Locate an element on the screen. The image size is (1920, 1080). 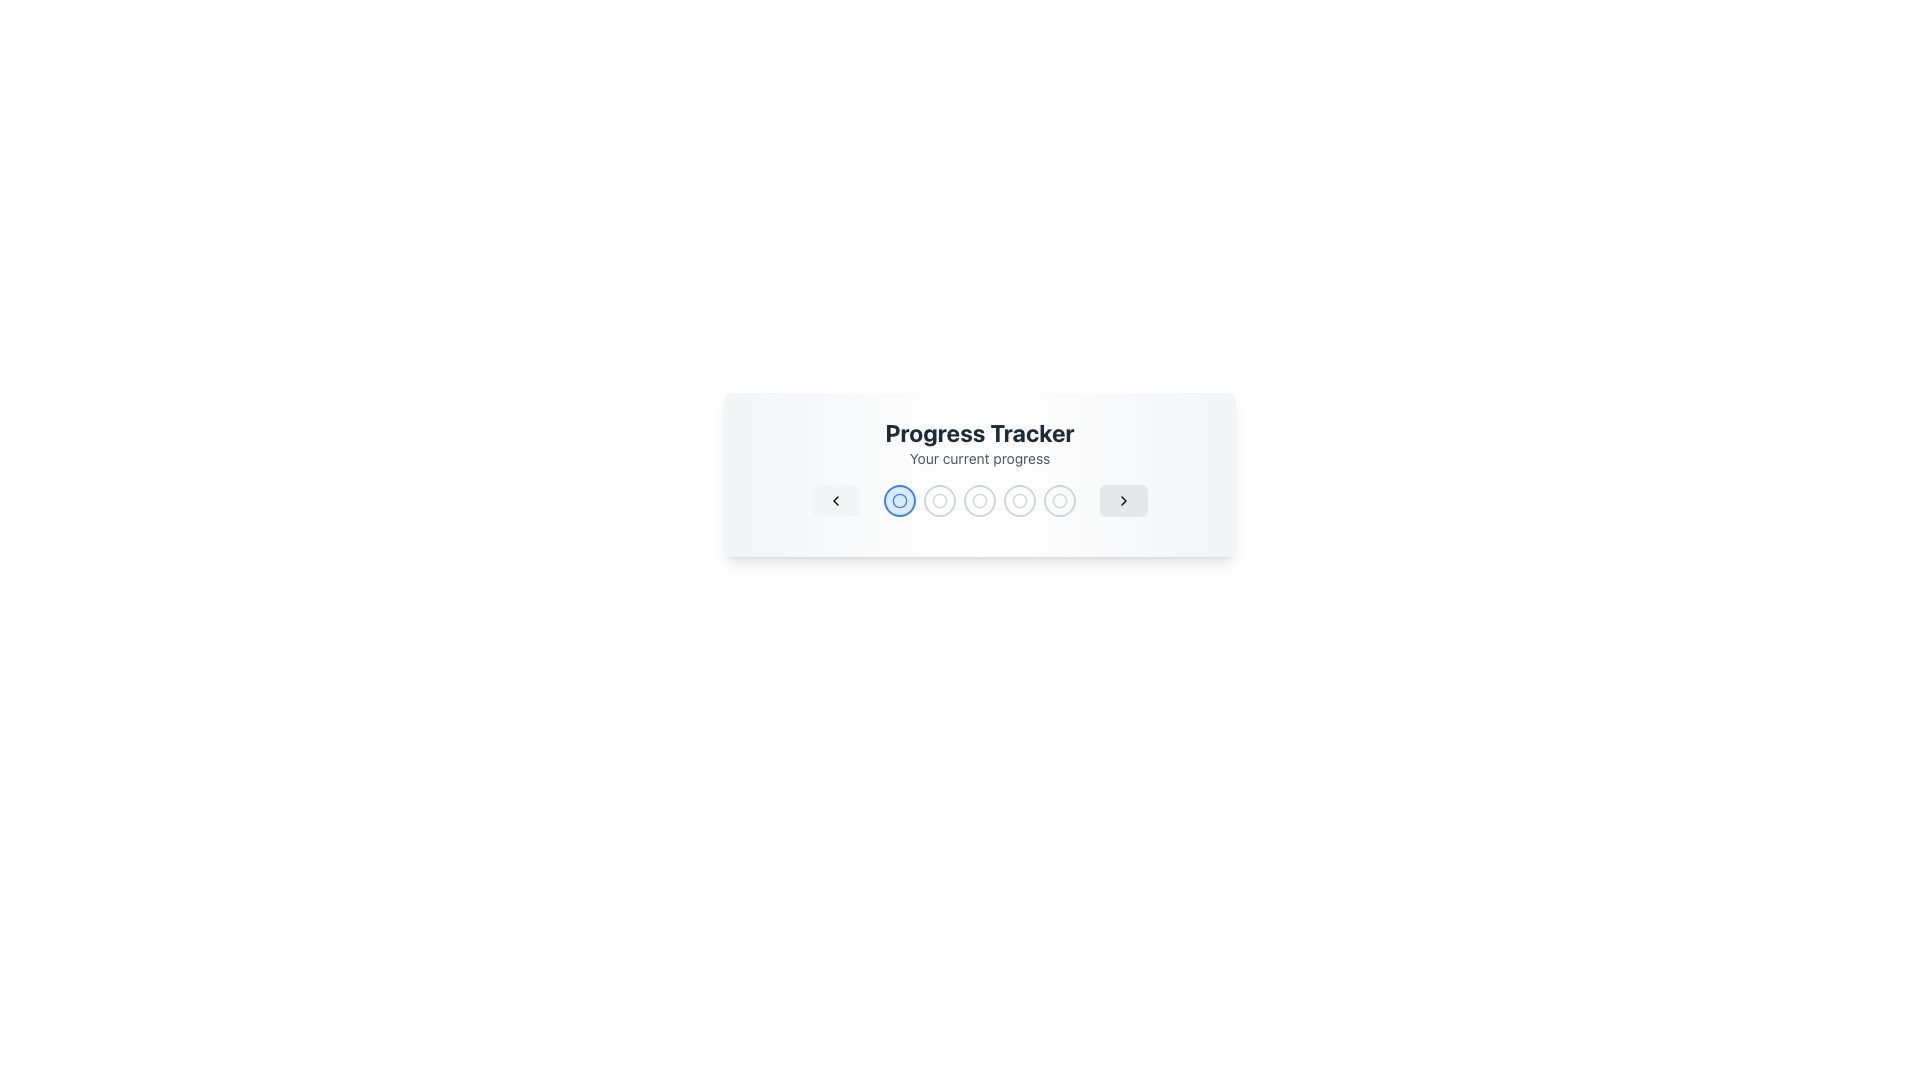
the third clickable circle in the progress tracker is located at coordinates (979, 500).